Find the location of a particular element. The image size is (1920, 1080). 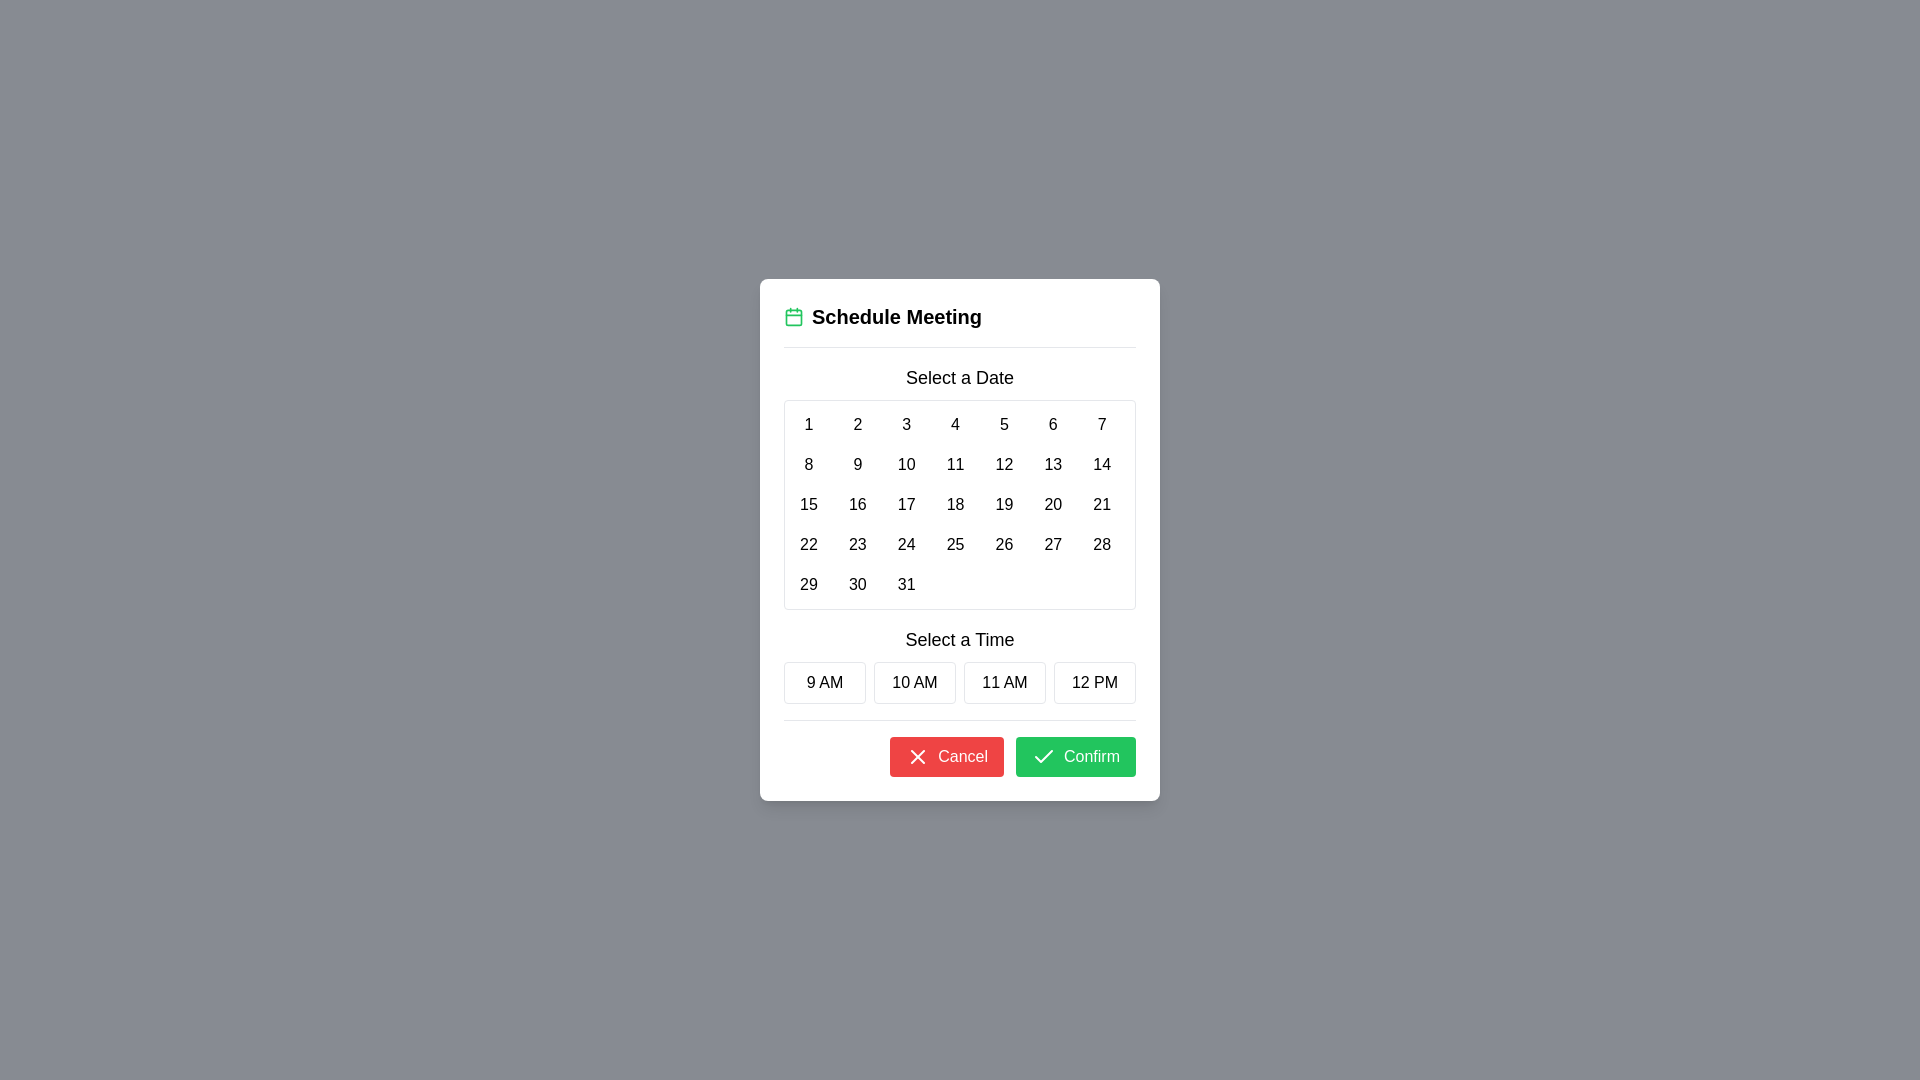

the '11 AM' button, which is the third button in a row of four buttons labeled '9 AM', '10 AM', '11 AM', and '12 PM', to activate the hover styling is located at coordinates (1004, 681).